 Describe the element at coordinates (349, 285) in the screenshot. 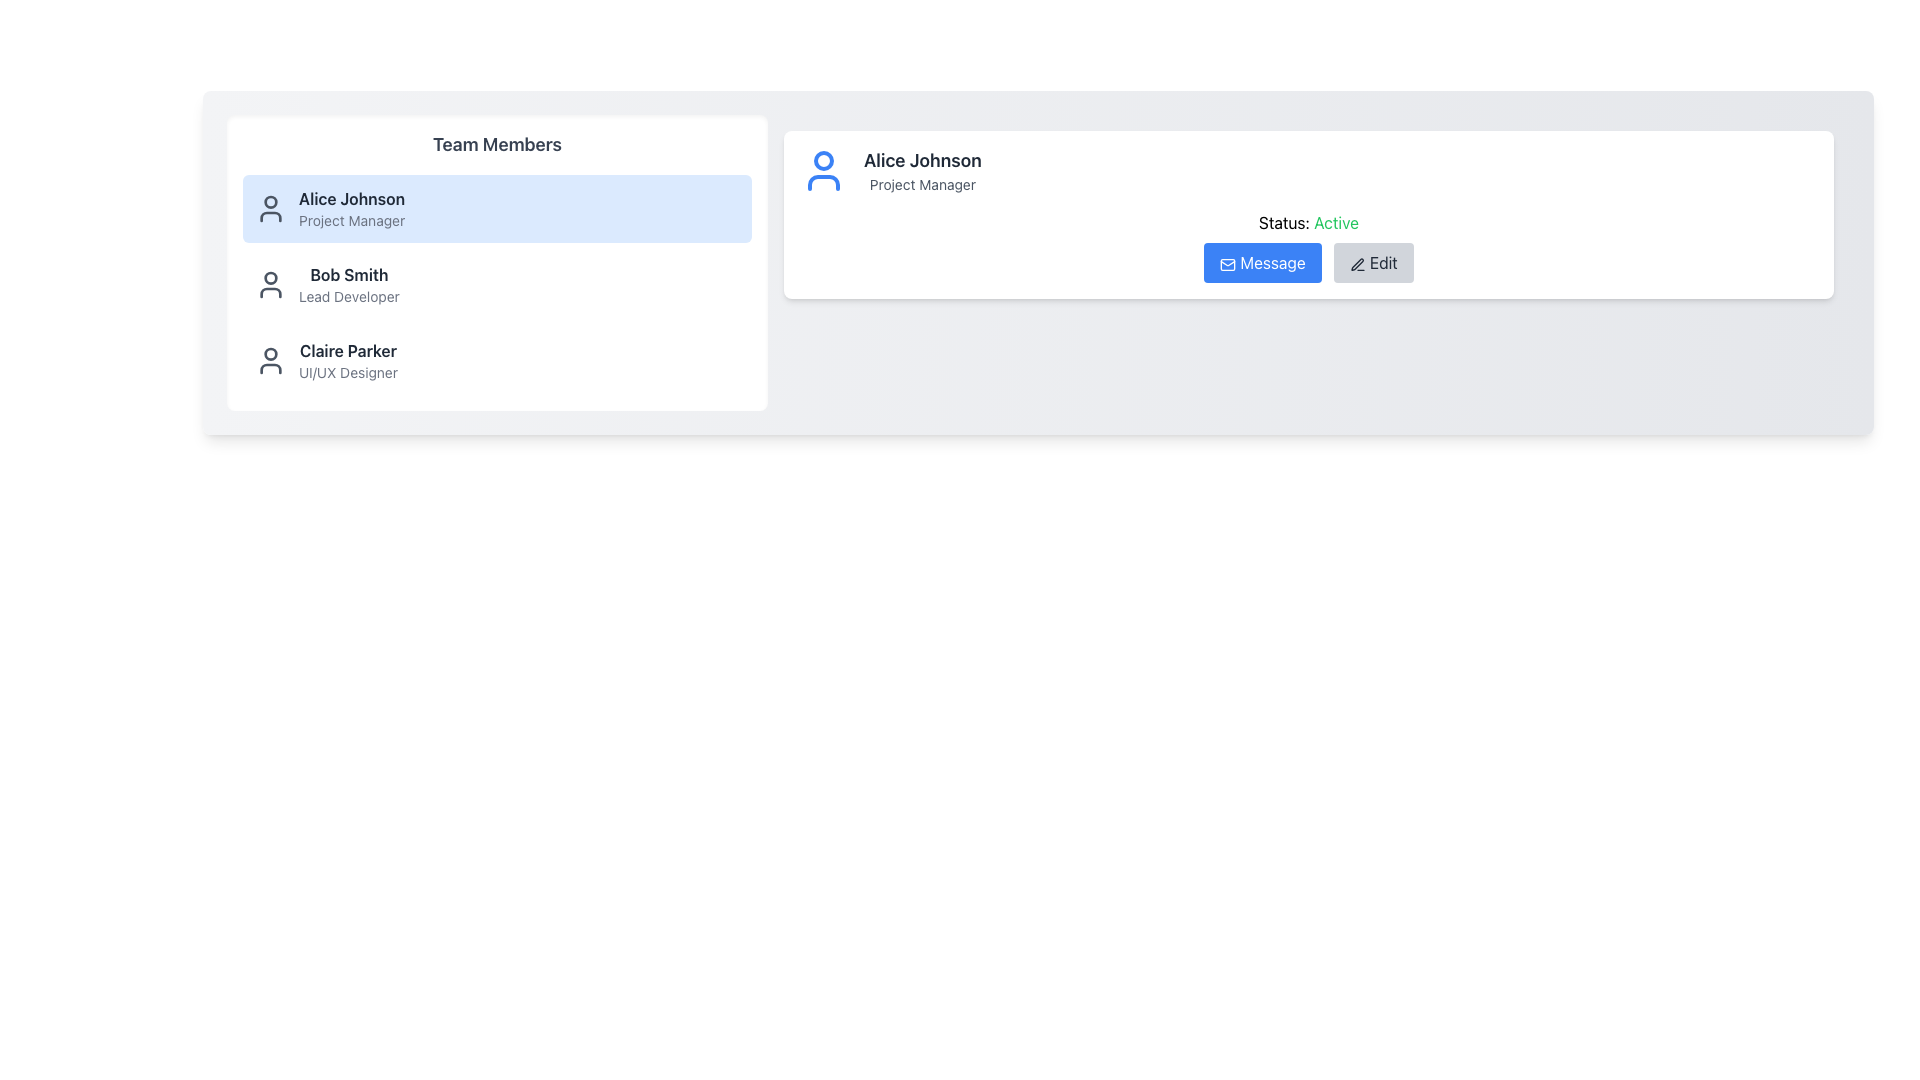

I see `the Label or Text Group that provides information about a team member, which is the second item in the 'Team Members' section, located below the user profile icon` at that location.